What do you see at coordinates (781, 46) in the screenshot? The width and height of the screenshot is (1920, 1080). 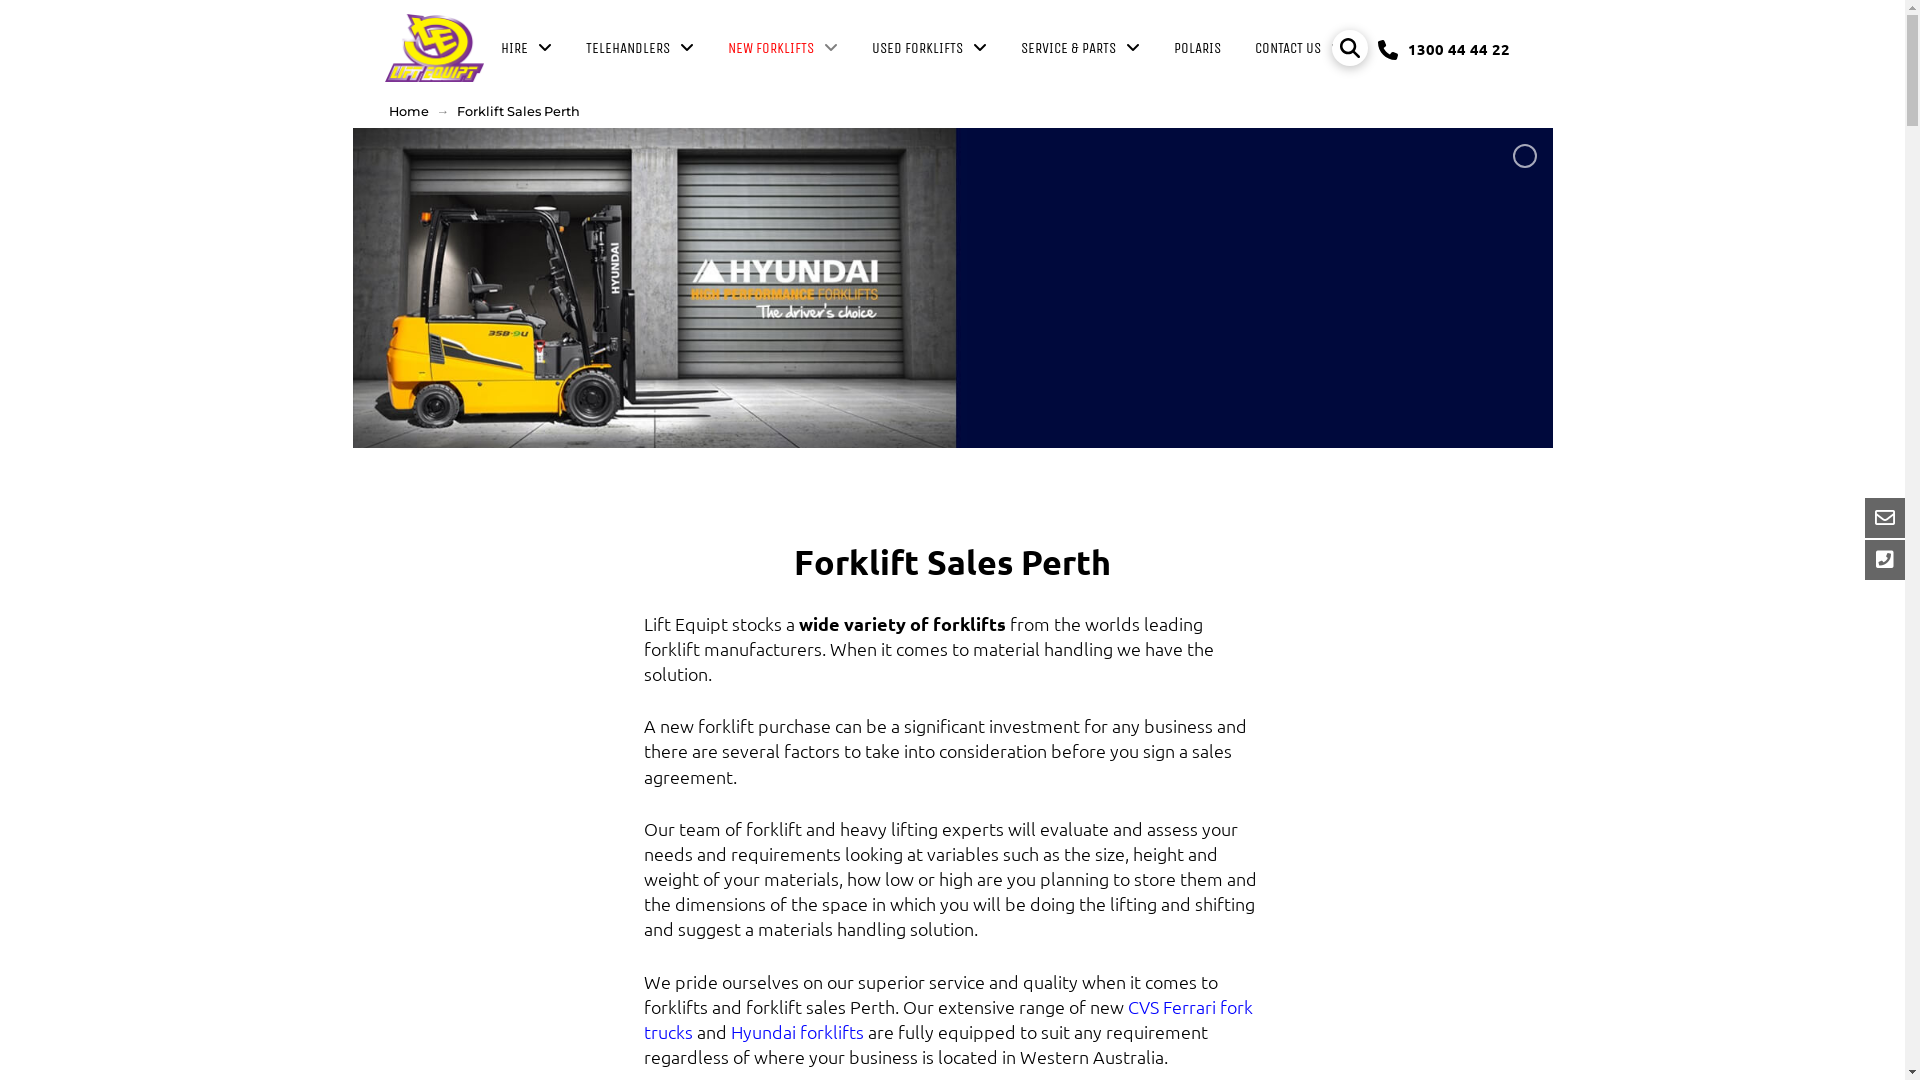 I see `'NEW FORKLIFTS'` at bounding box center [781, 46].